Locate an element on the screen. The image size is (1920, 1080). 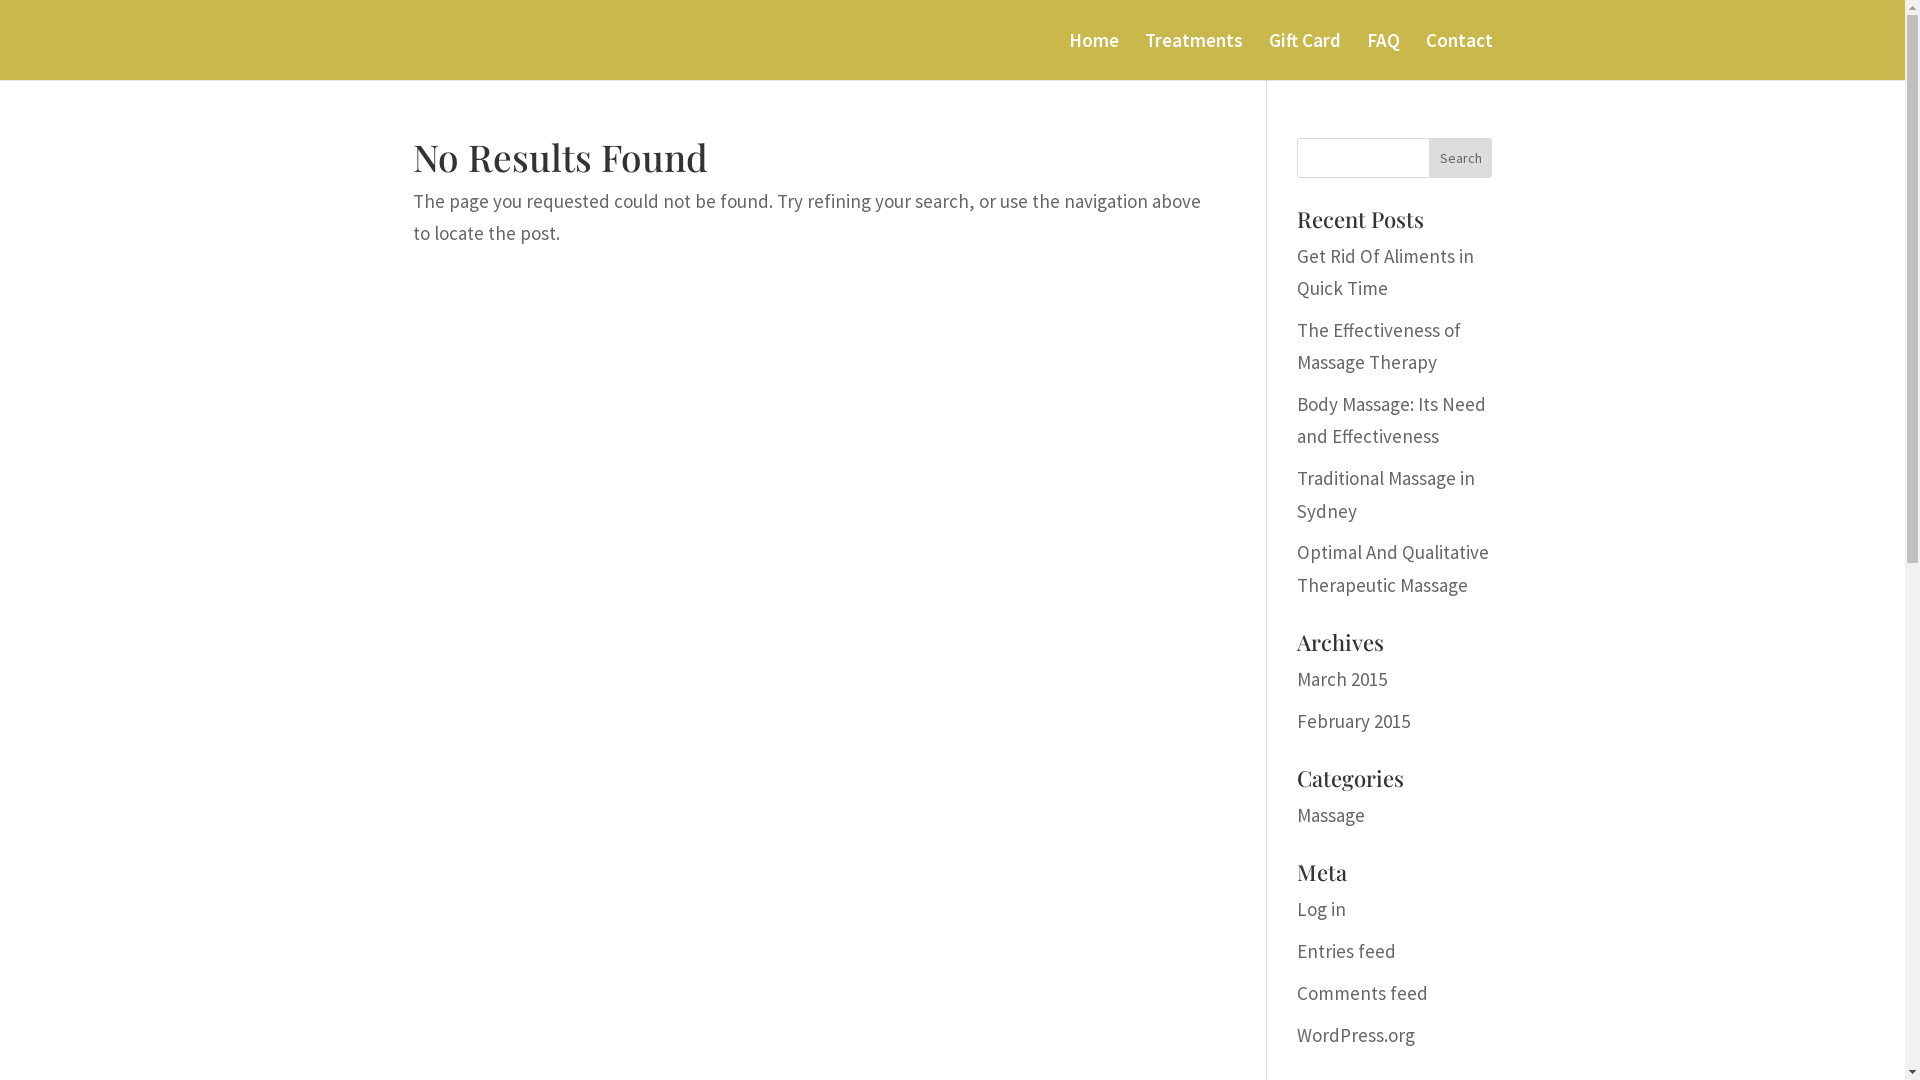
'Get Rid Of Aliments in Quick Time' is located at coordinates (1296, 272).